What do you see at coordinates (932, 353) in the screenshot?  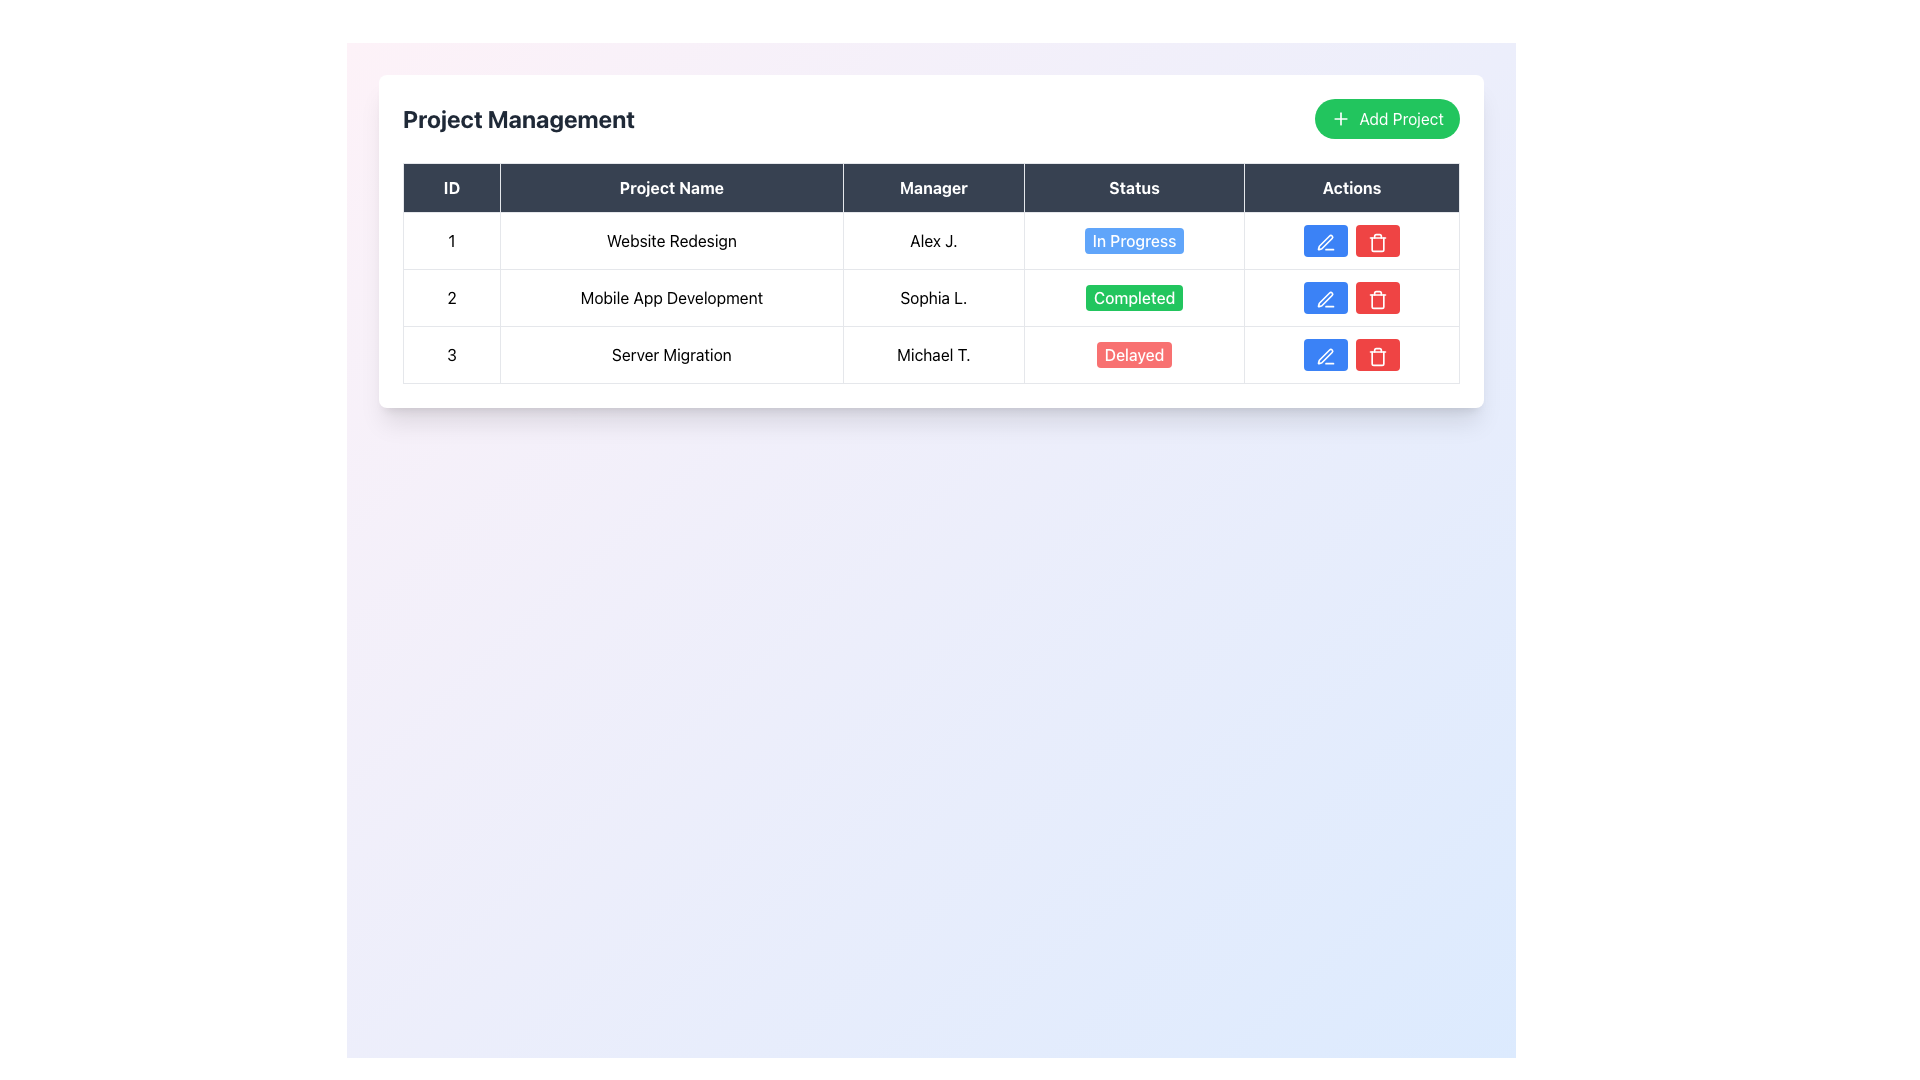 I see `the text label displaying 'Michael T.' located in the third row of the table under the 'Manager' column to trigger potential tooltip or highlight effect` at bounding box center [932, 353].